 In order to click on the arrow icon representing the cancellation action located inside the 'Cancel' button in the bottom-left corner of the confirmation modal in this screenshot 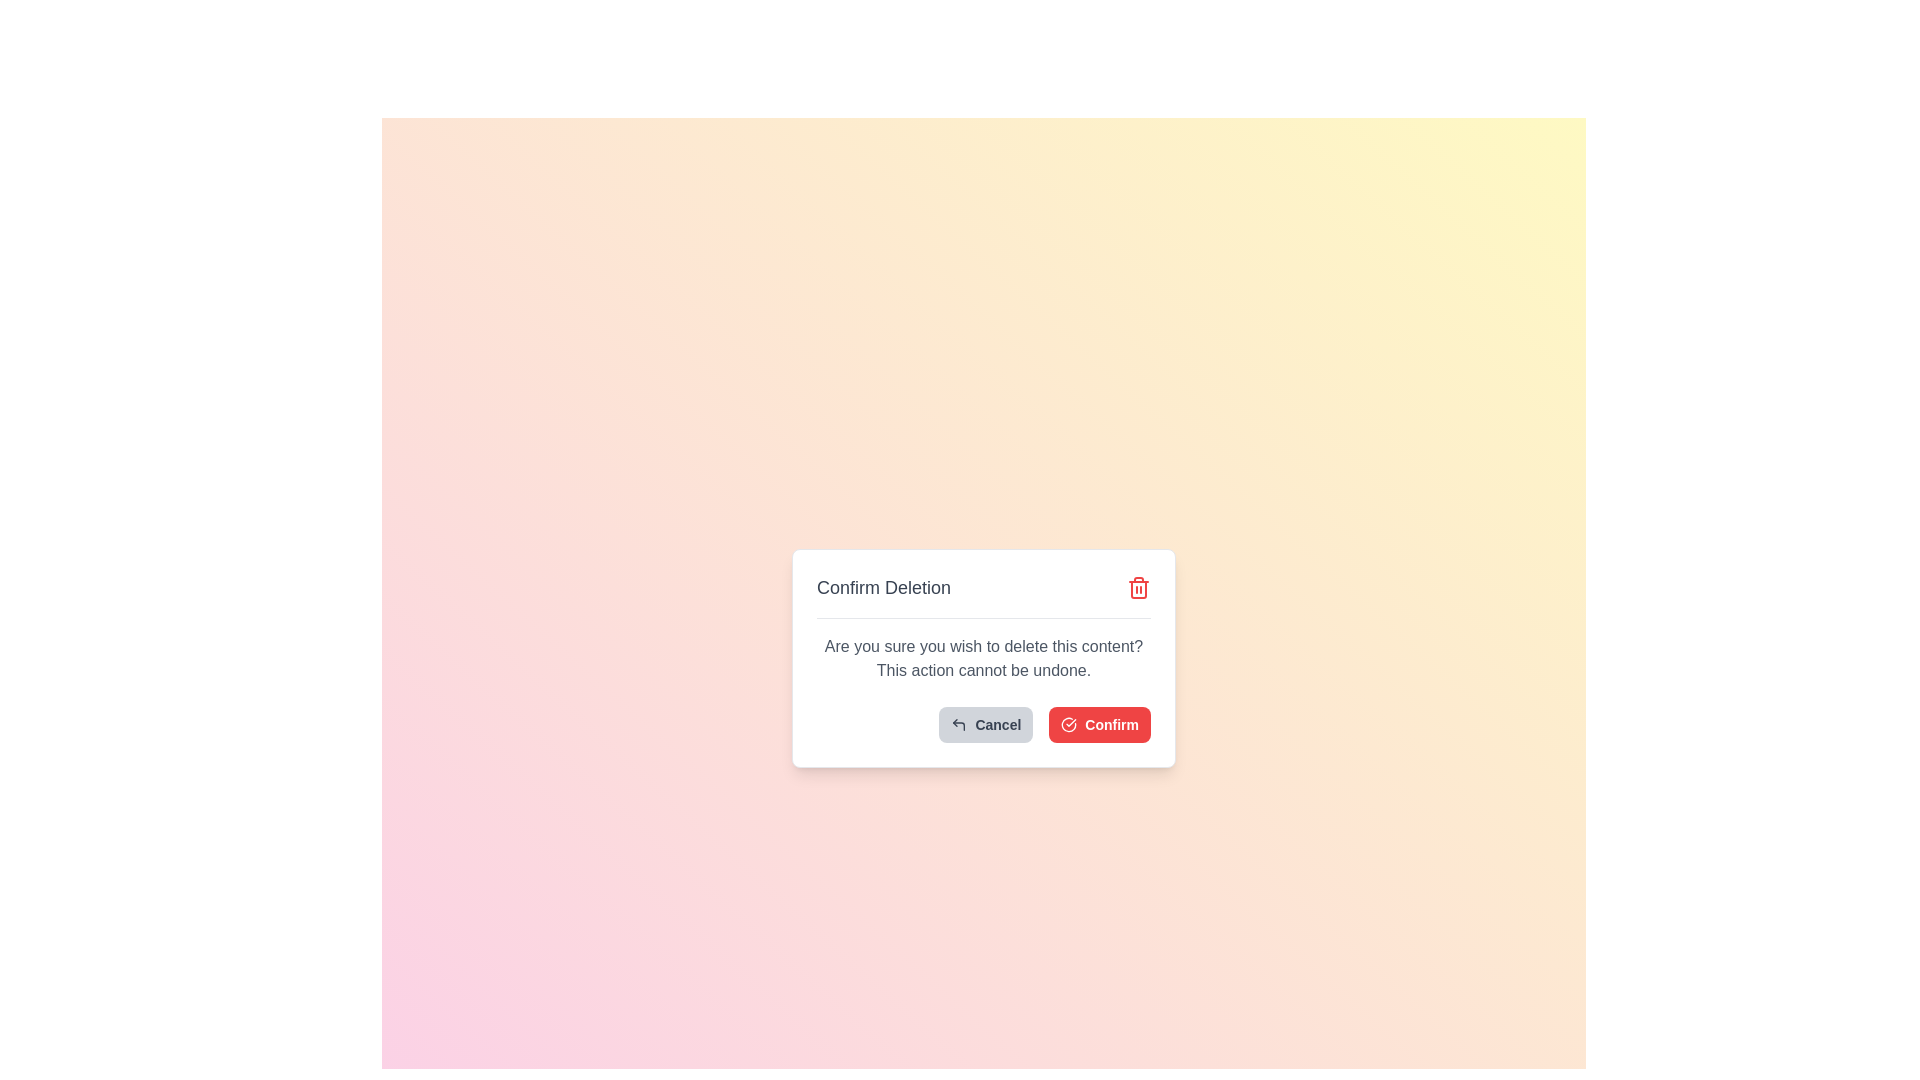, I will do `click(958, 724)`.